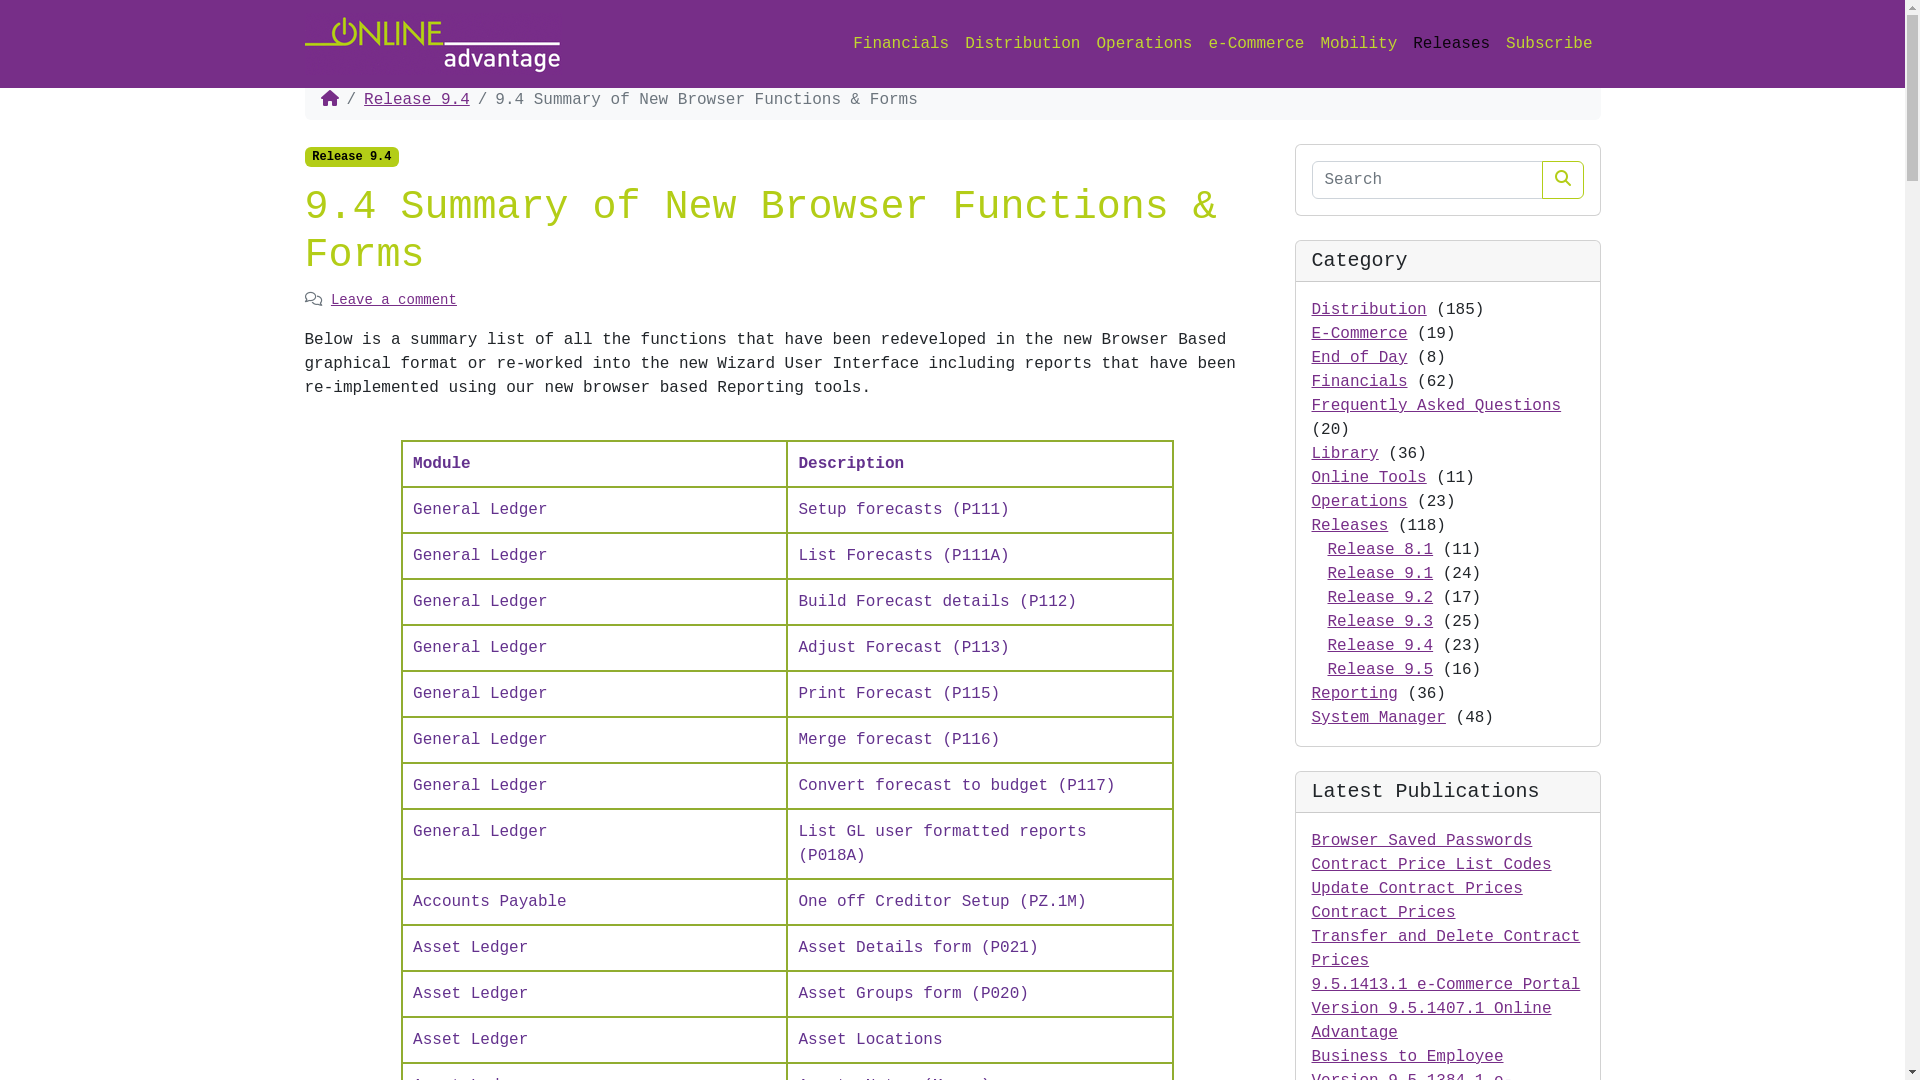 This screenshot has height=1080, width=1920. What do you see at coordinates (1328, 596) in the screenshot?
I see `'Release 9.2'` at bounding box center [1328, 596].